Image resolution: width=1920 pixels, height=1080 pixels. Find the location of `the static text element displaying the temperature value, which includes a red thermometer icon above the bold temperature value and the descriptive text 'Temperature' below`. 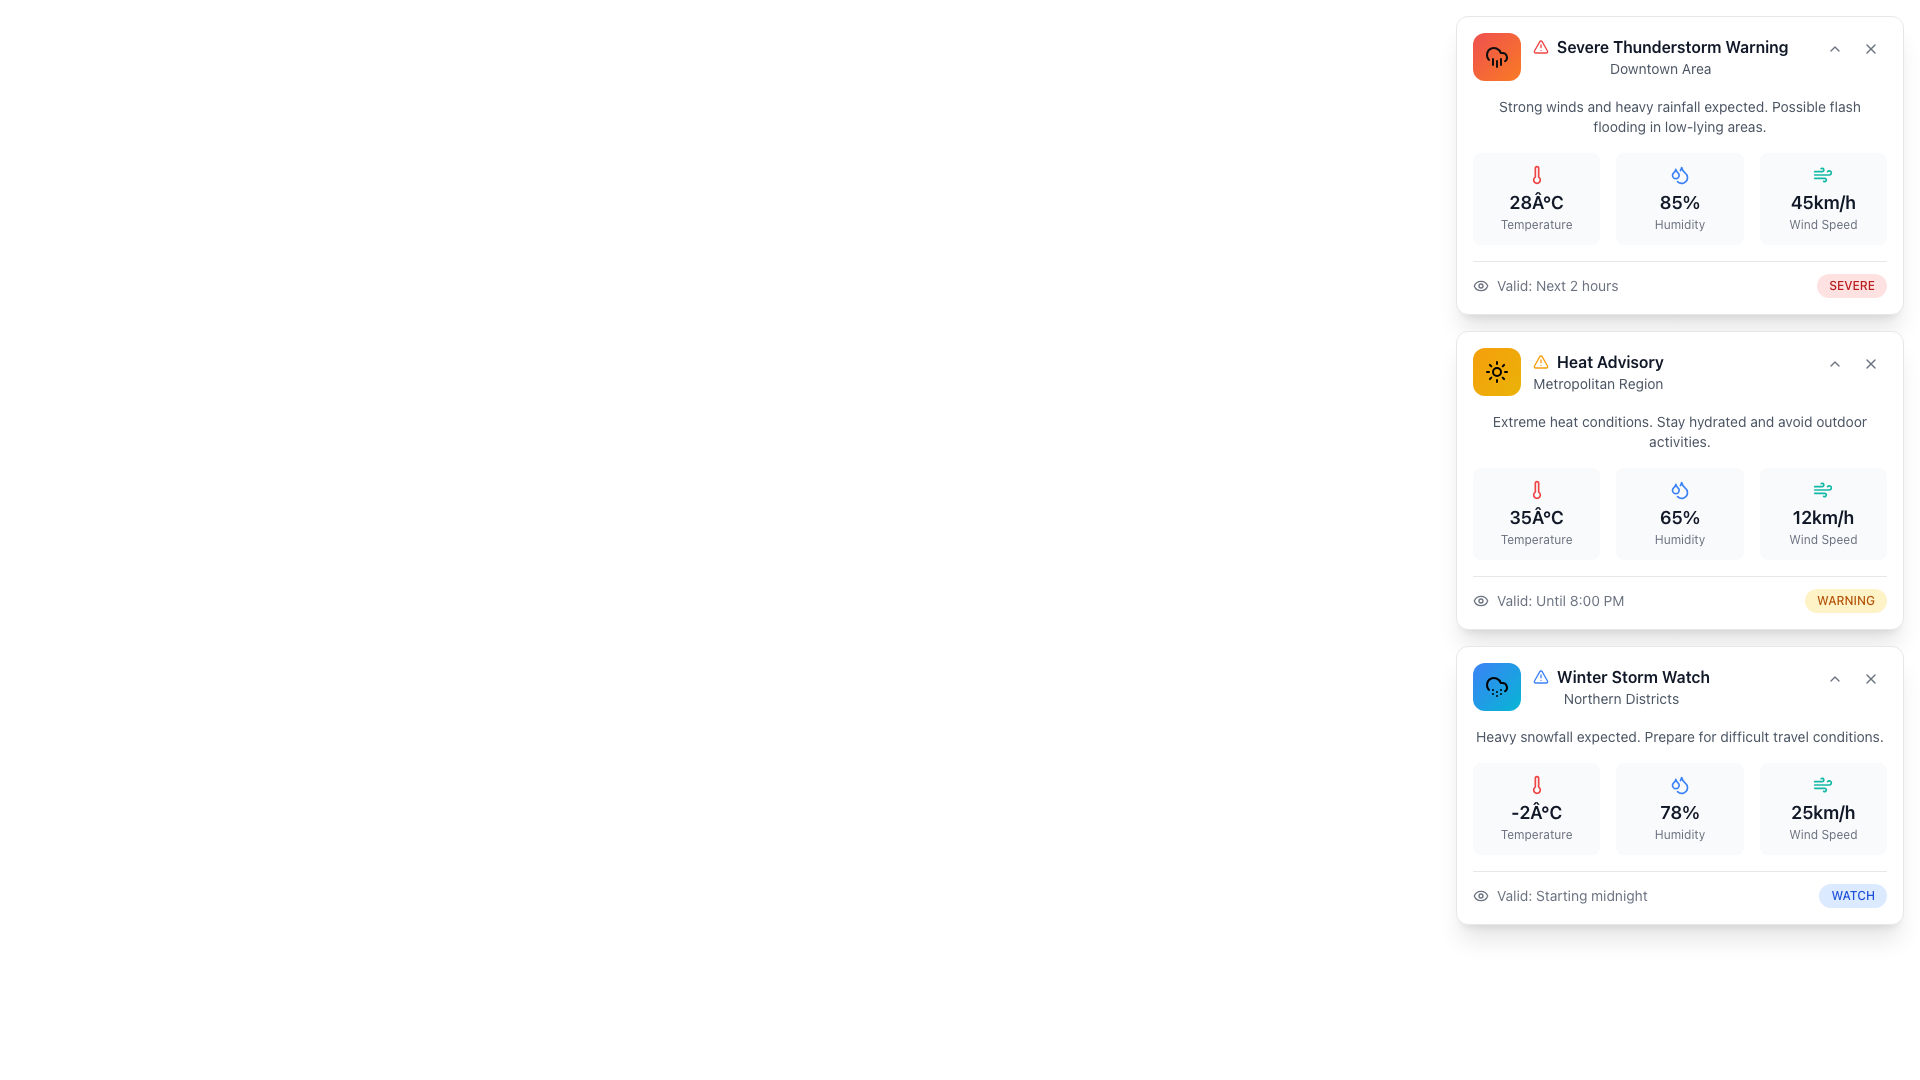

the static text element displaying the temperature value, which includes a red thermometer icon above the bold temperature value and the descriptive text 'Temperature' below is located at coordinates (1535, 808).